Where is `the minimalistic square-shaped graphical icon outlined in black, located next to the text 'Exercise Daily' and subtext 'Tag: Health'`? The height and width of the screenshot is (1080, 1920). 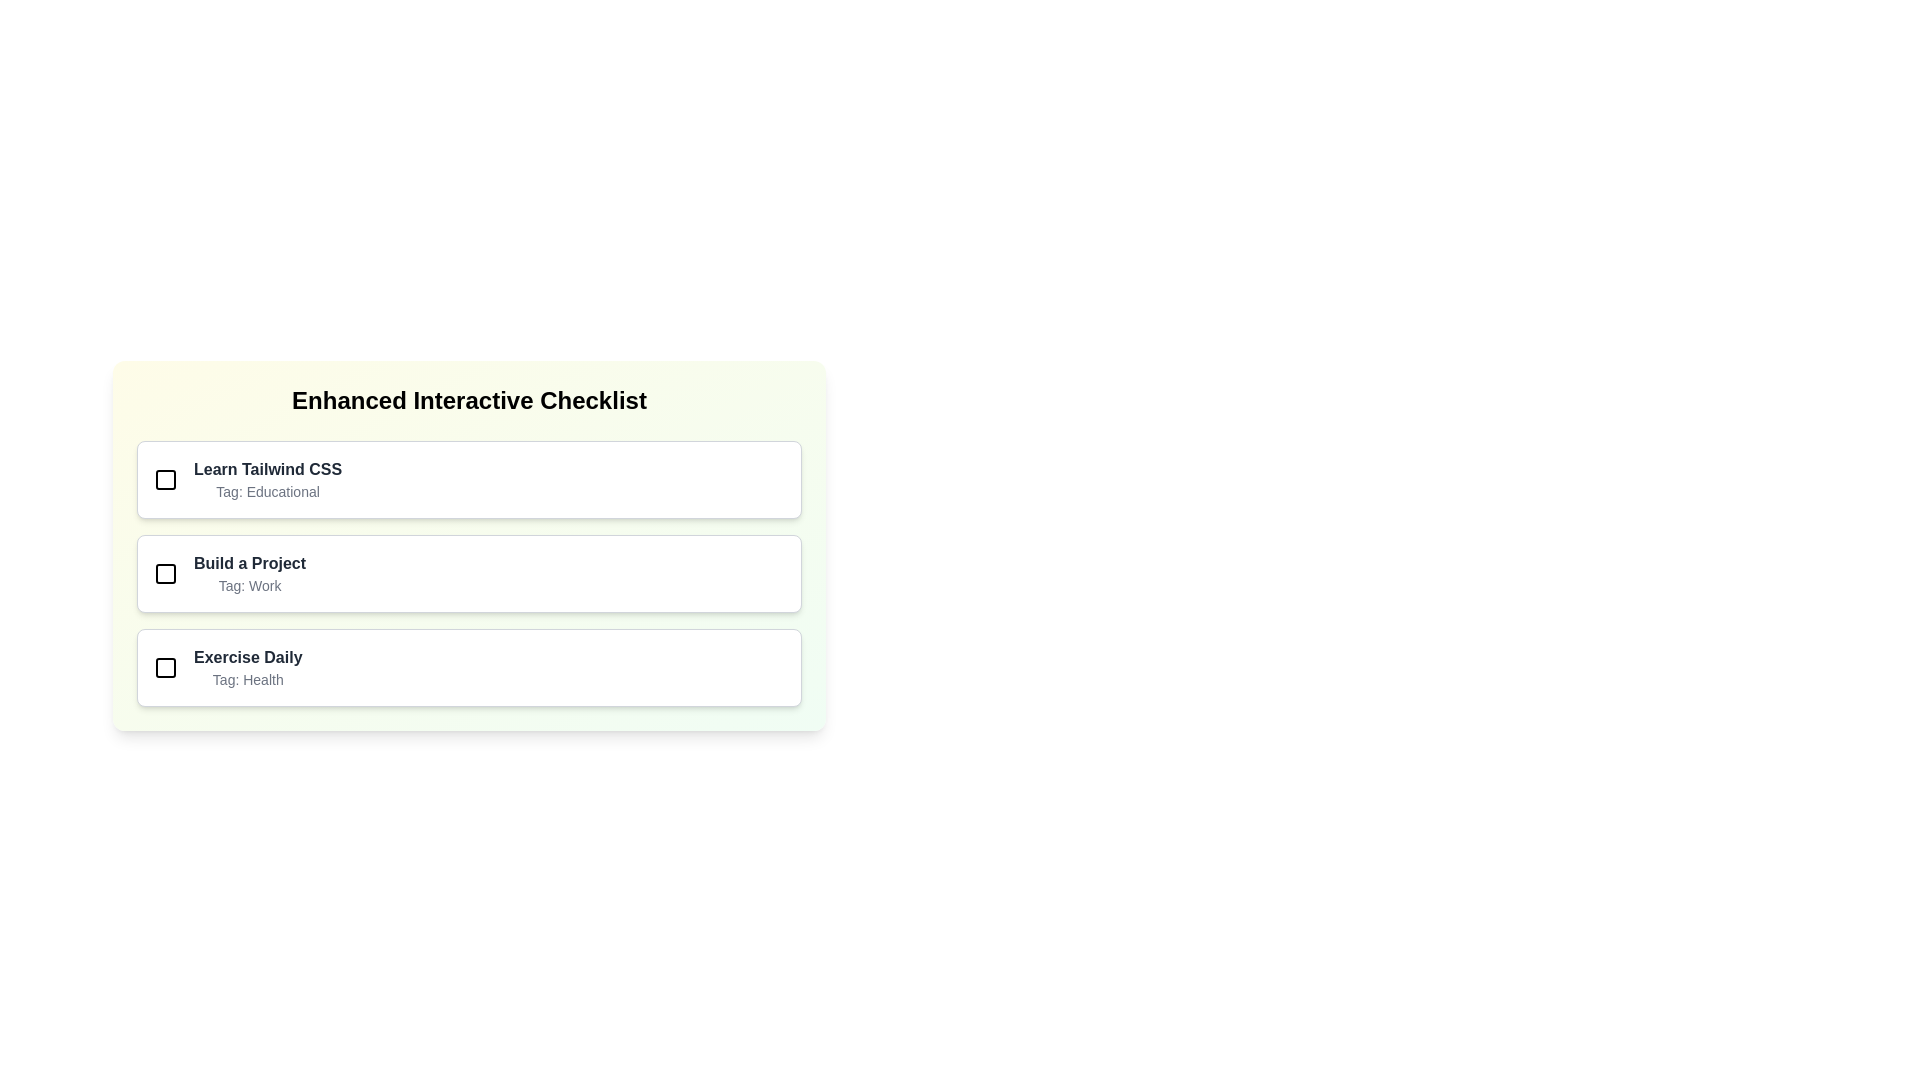
the minimalistic square-shaped graphical icon outlined in black, located next to the text 'Exercise Daily' and subtext 'Tag: Health' is located at coordinates (166, 667).